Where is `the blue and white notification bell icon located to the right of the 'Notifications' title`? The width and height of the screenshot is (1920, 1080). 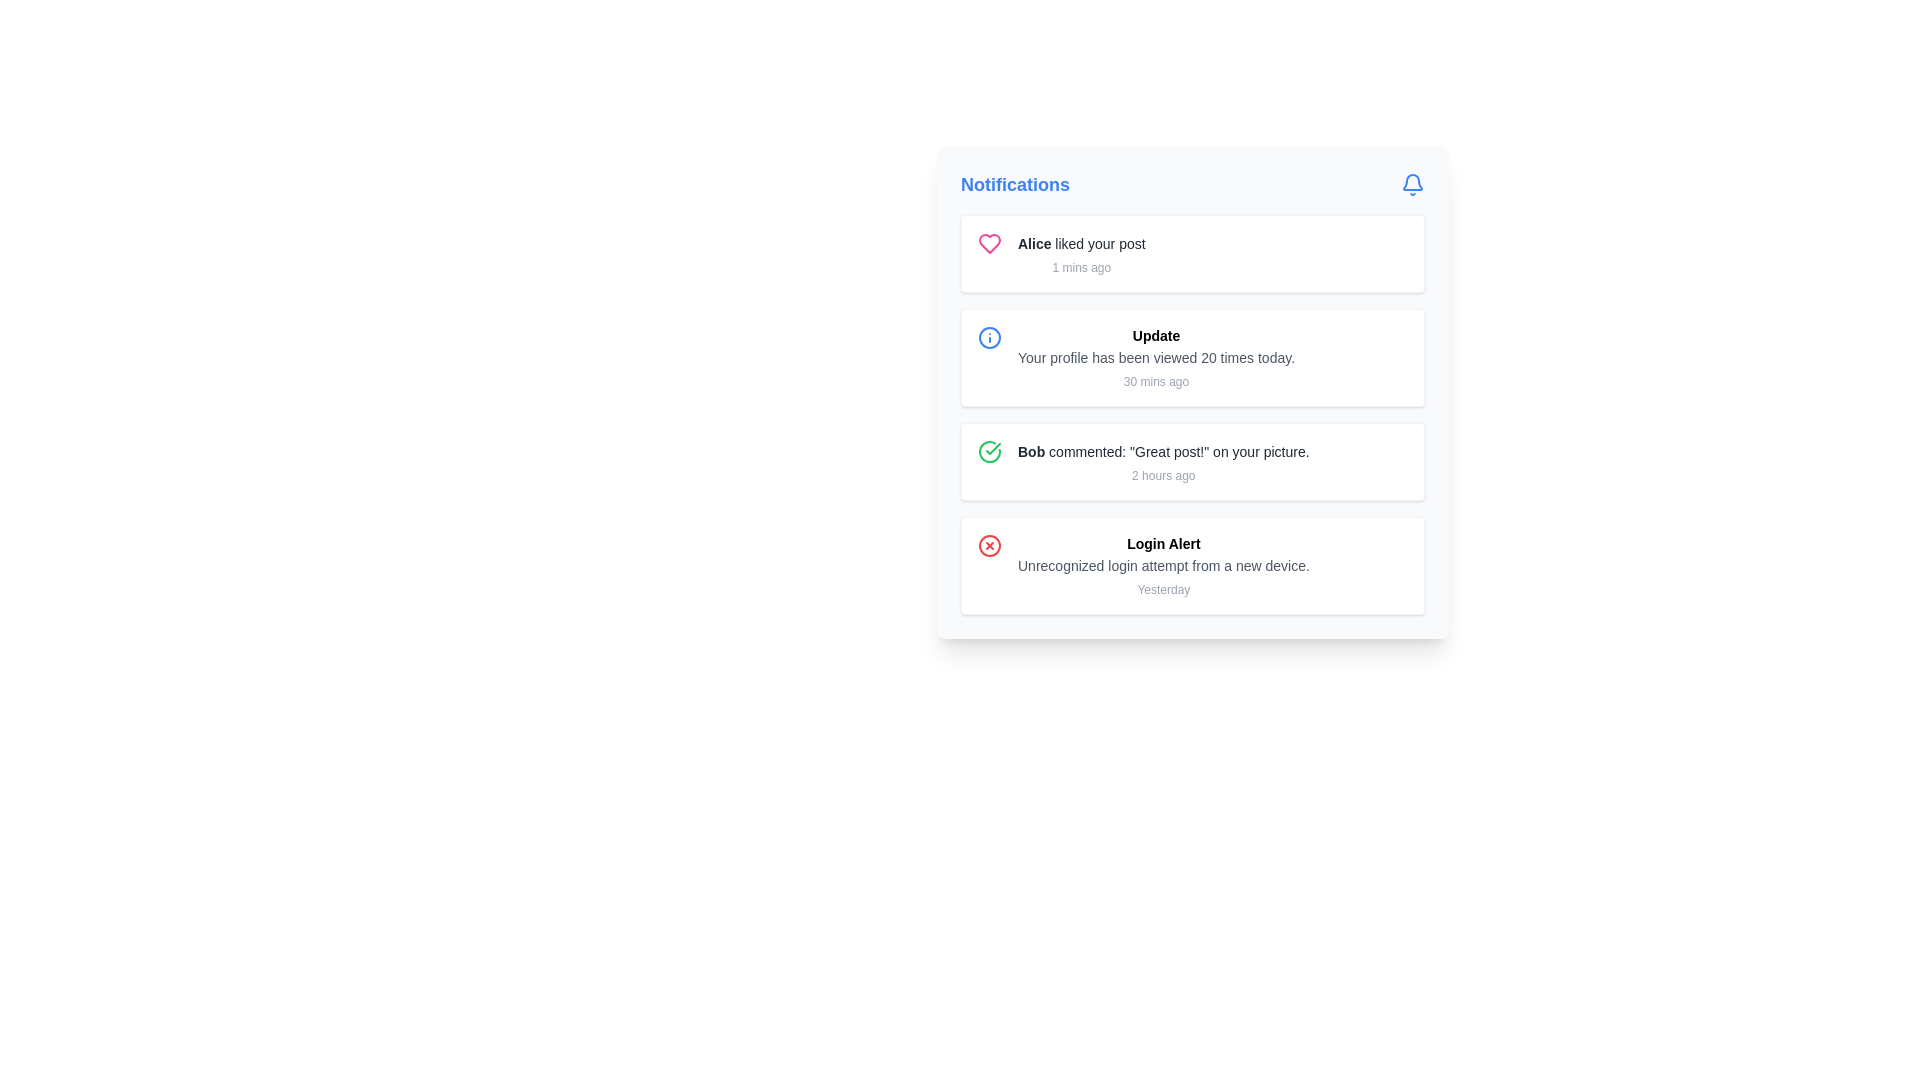
the blue and white notification bell icon located to the right of the 'Notifications' title is located at coordinates (1411, 185).